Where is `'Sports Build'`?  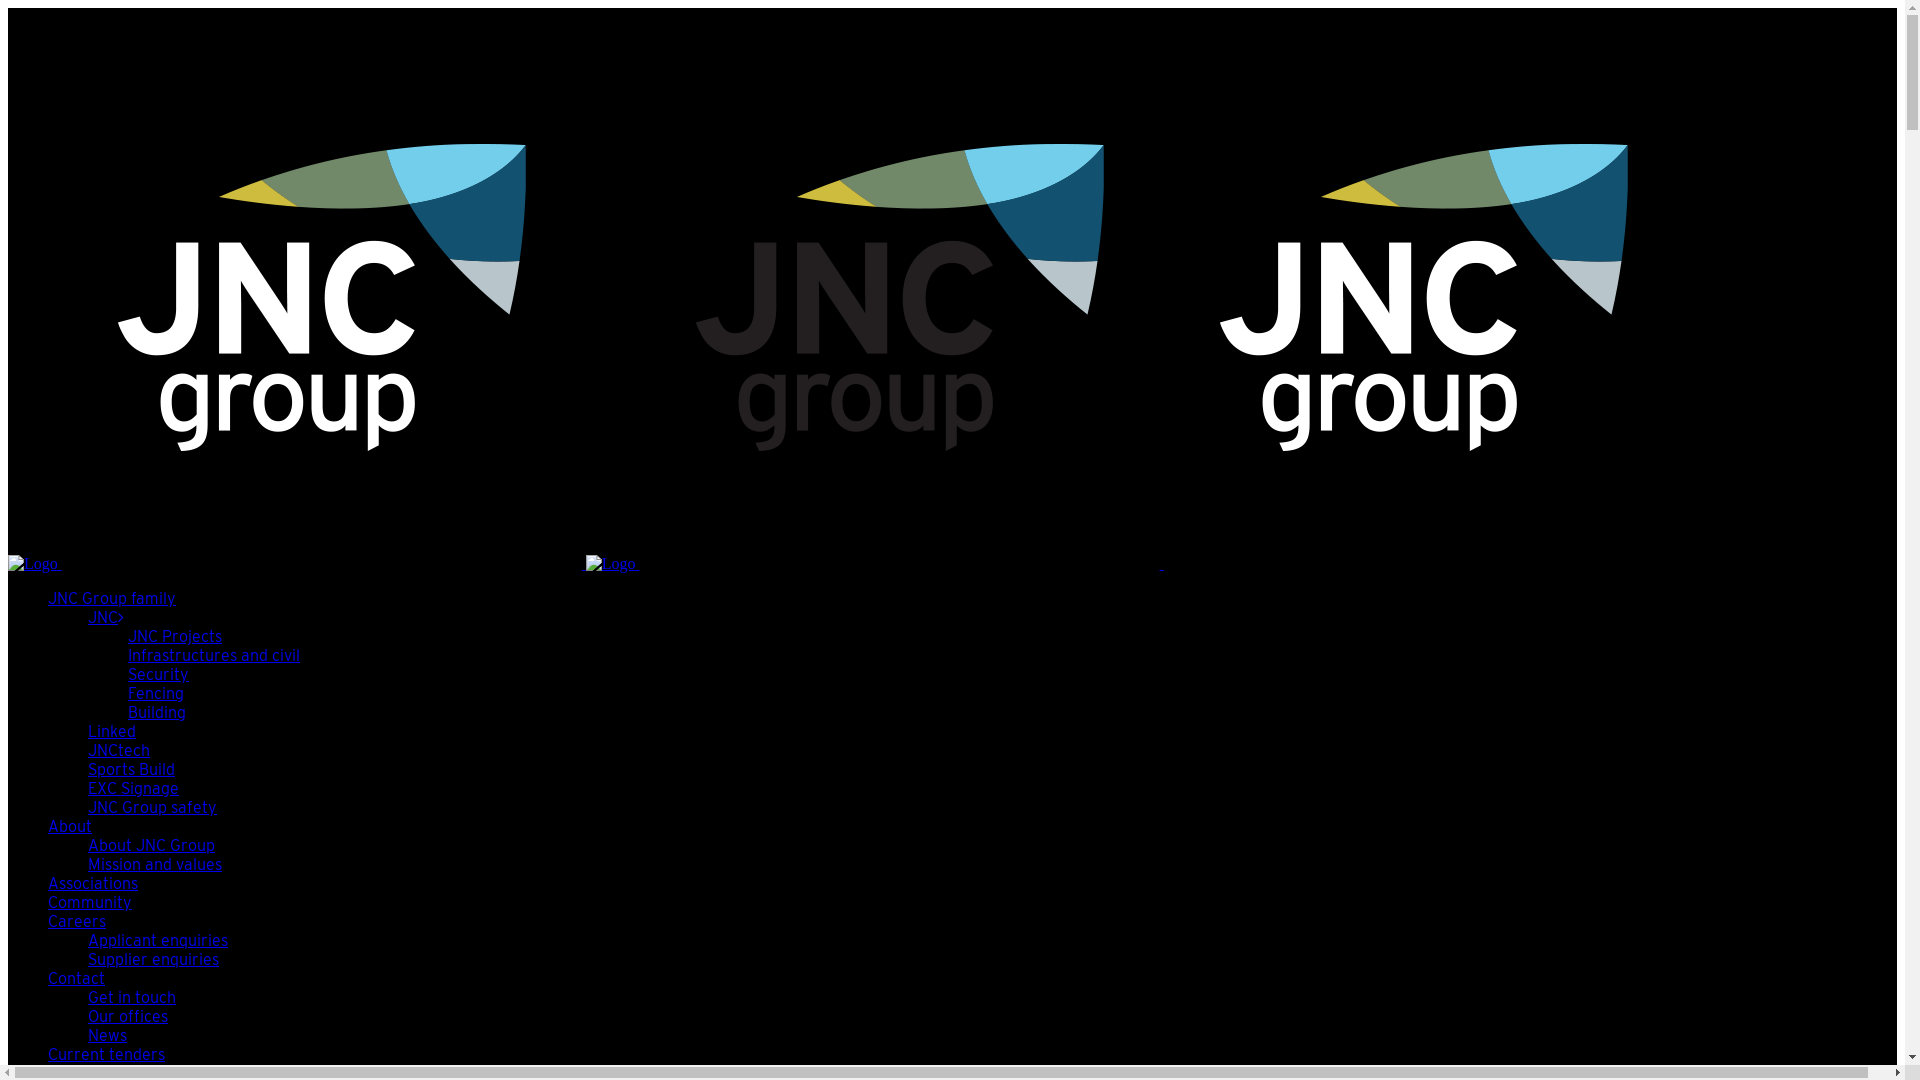
'Sports Build' is located at coordinates (130, 768).